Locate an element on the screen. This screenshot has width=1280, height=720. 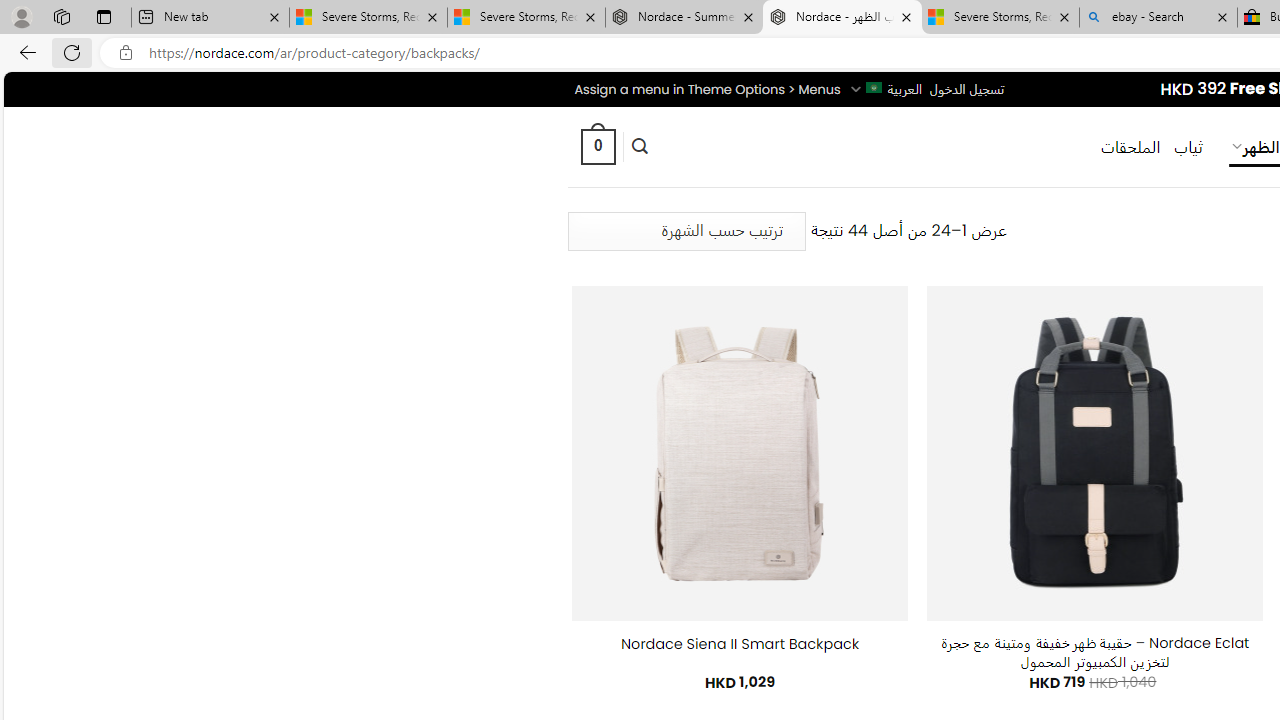
'ebay - Search' is located at coordinates (1158, 17).